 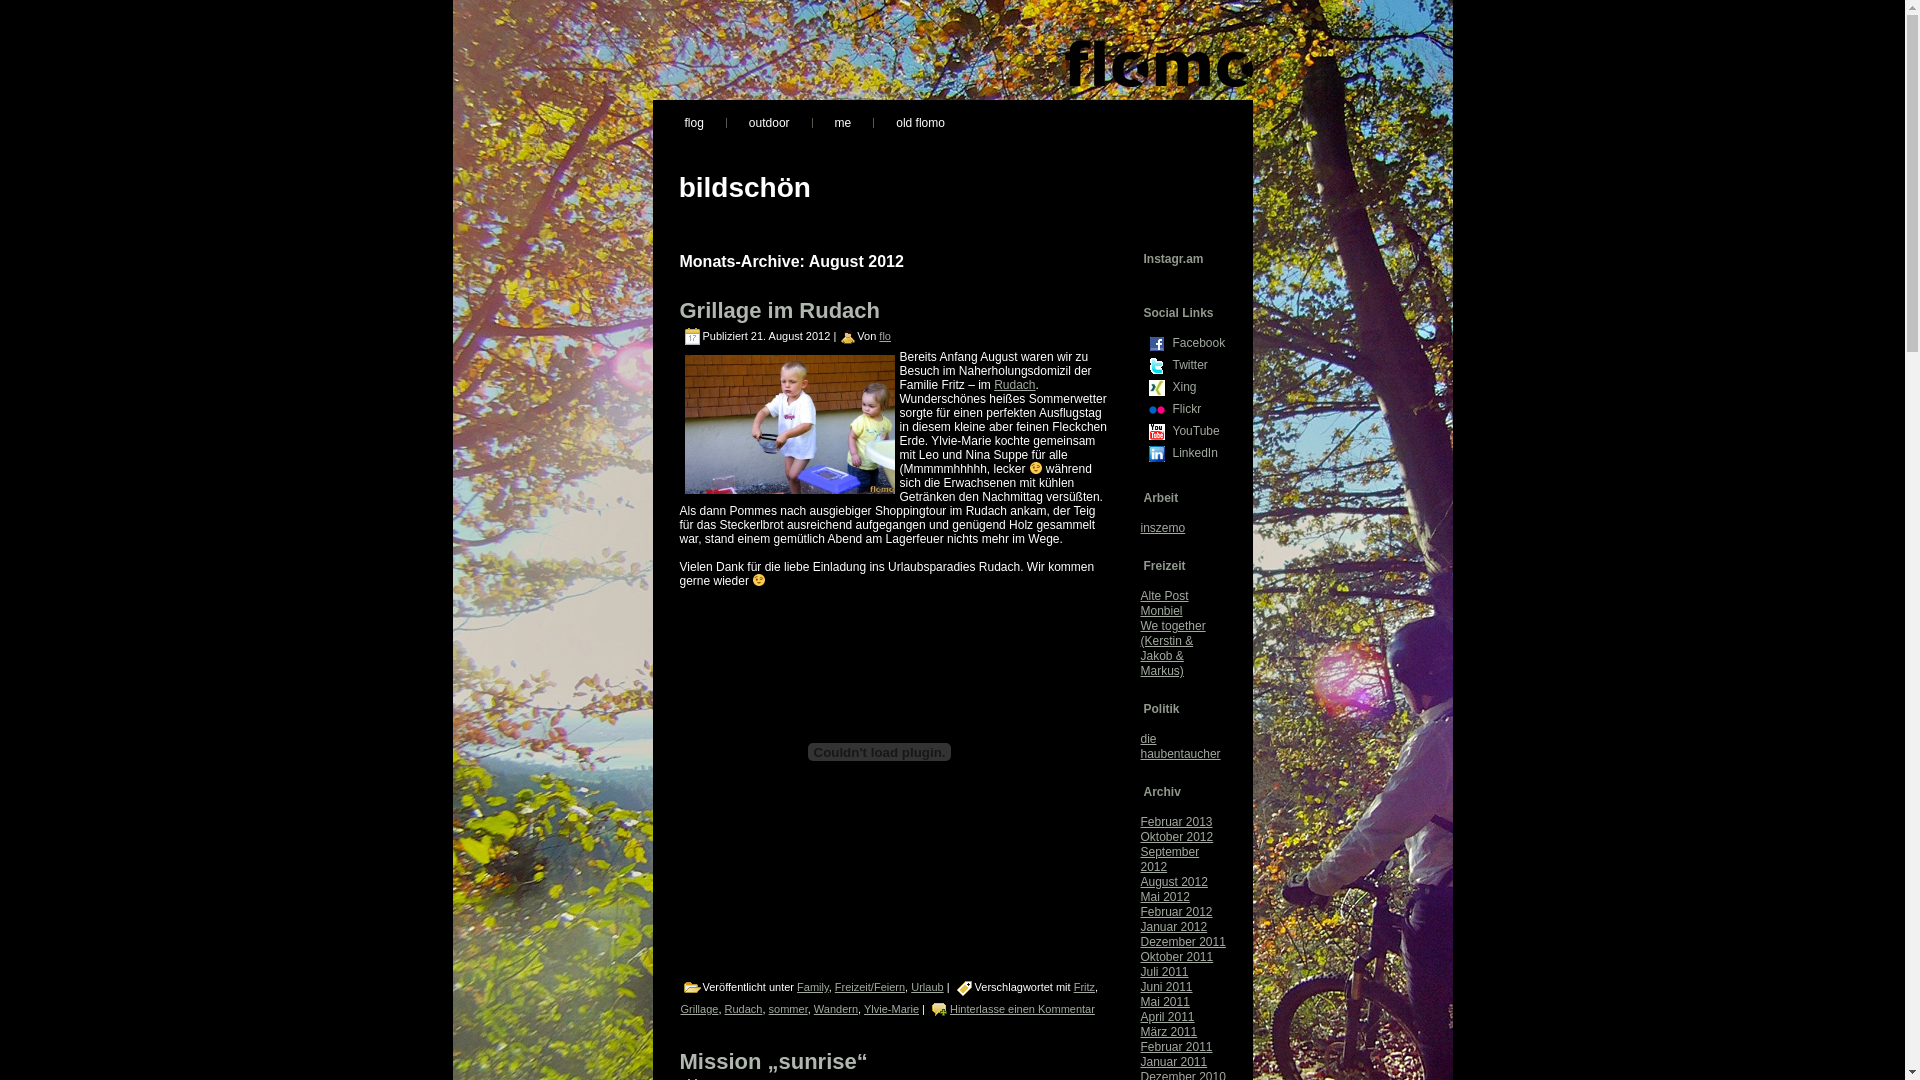 What do you see at coordinates (925, 986) in the screenshot?
I see `'Urlaub'` at bounding box center [925, 986].